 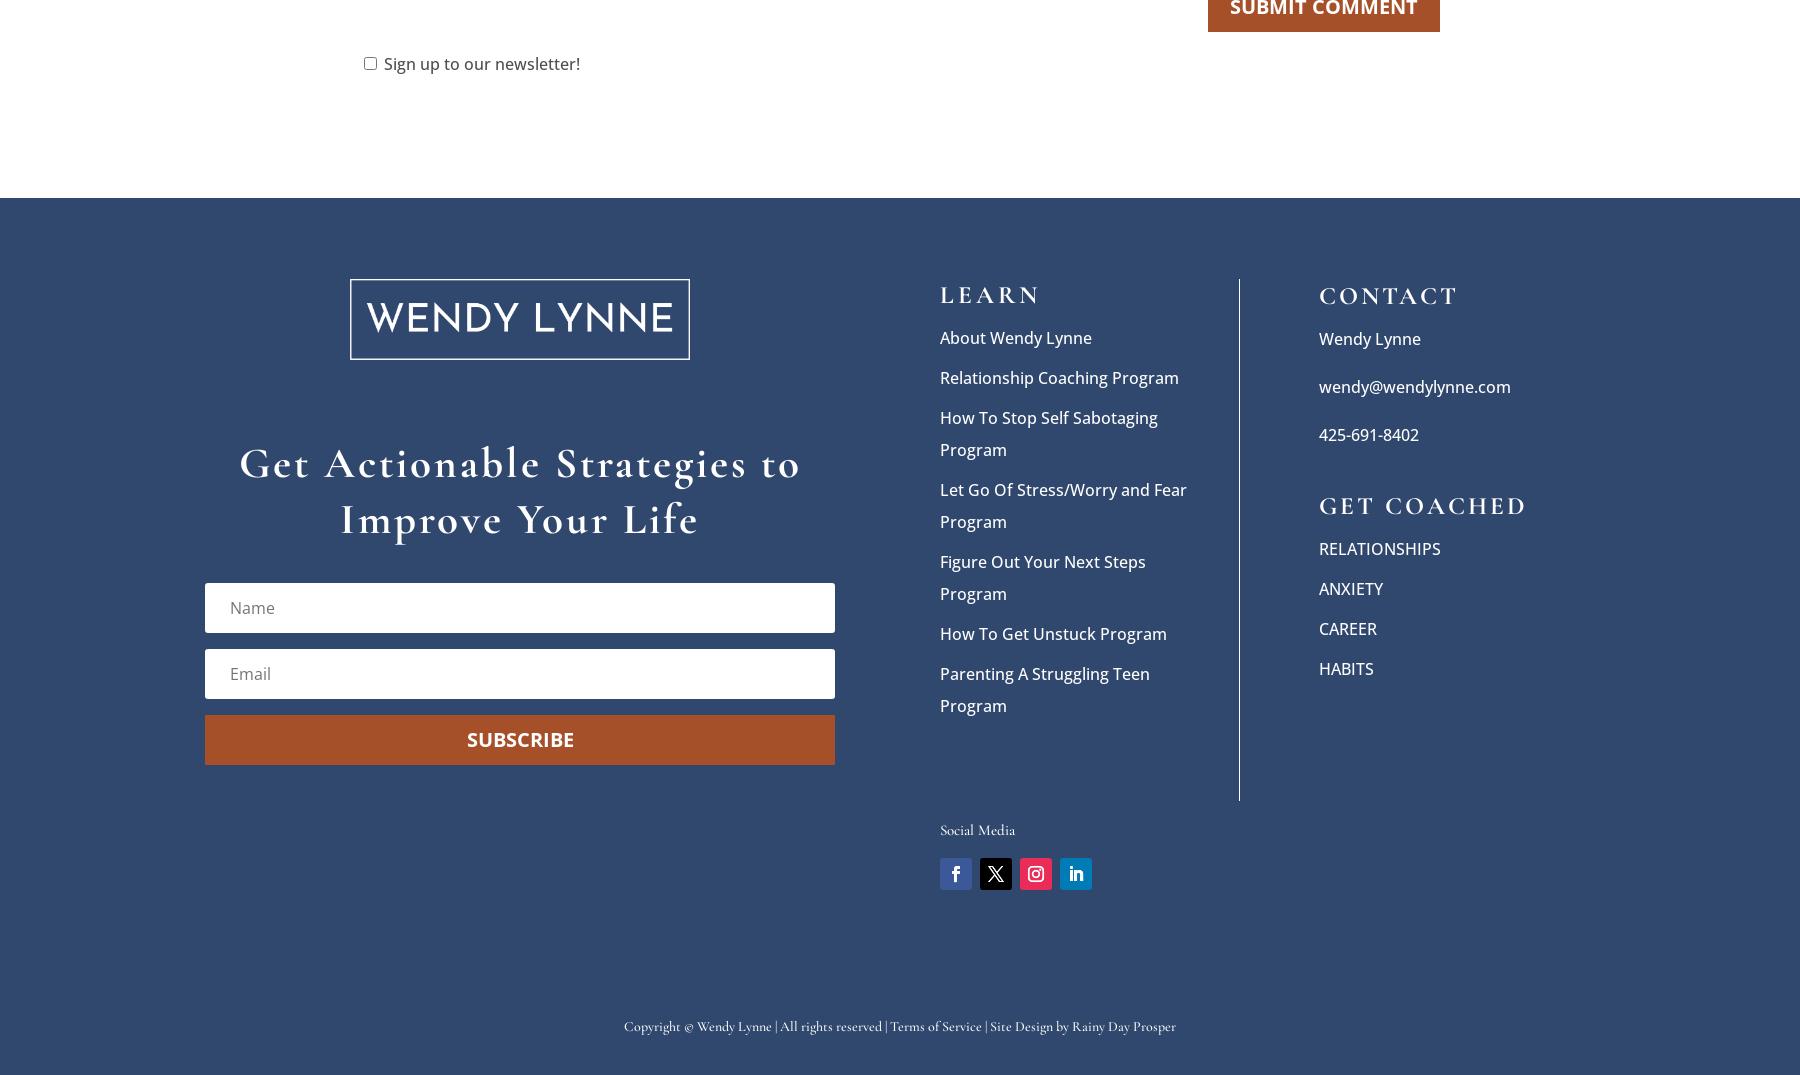 What do you see at coordinates (1044, 687) in the screenshot?
I see `'Parenting A Struggling Teen Program'` at bounding box center [1044, 687].